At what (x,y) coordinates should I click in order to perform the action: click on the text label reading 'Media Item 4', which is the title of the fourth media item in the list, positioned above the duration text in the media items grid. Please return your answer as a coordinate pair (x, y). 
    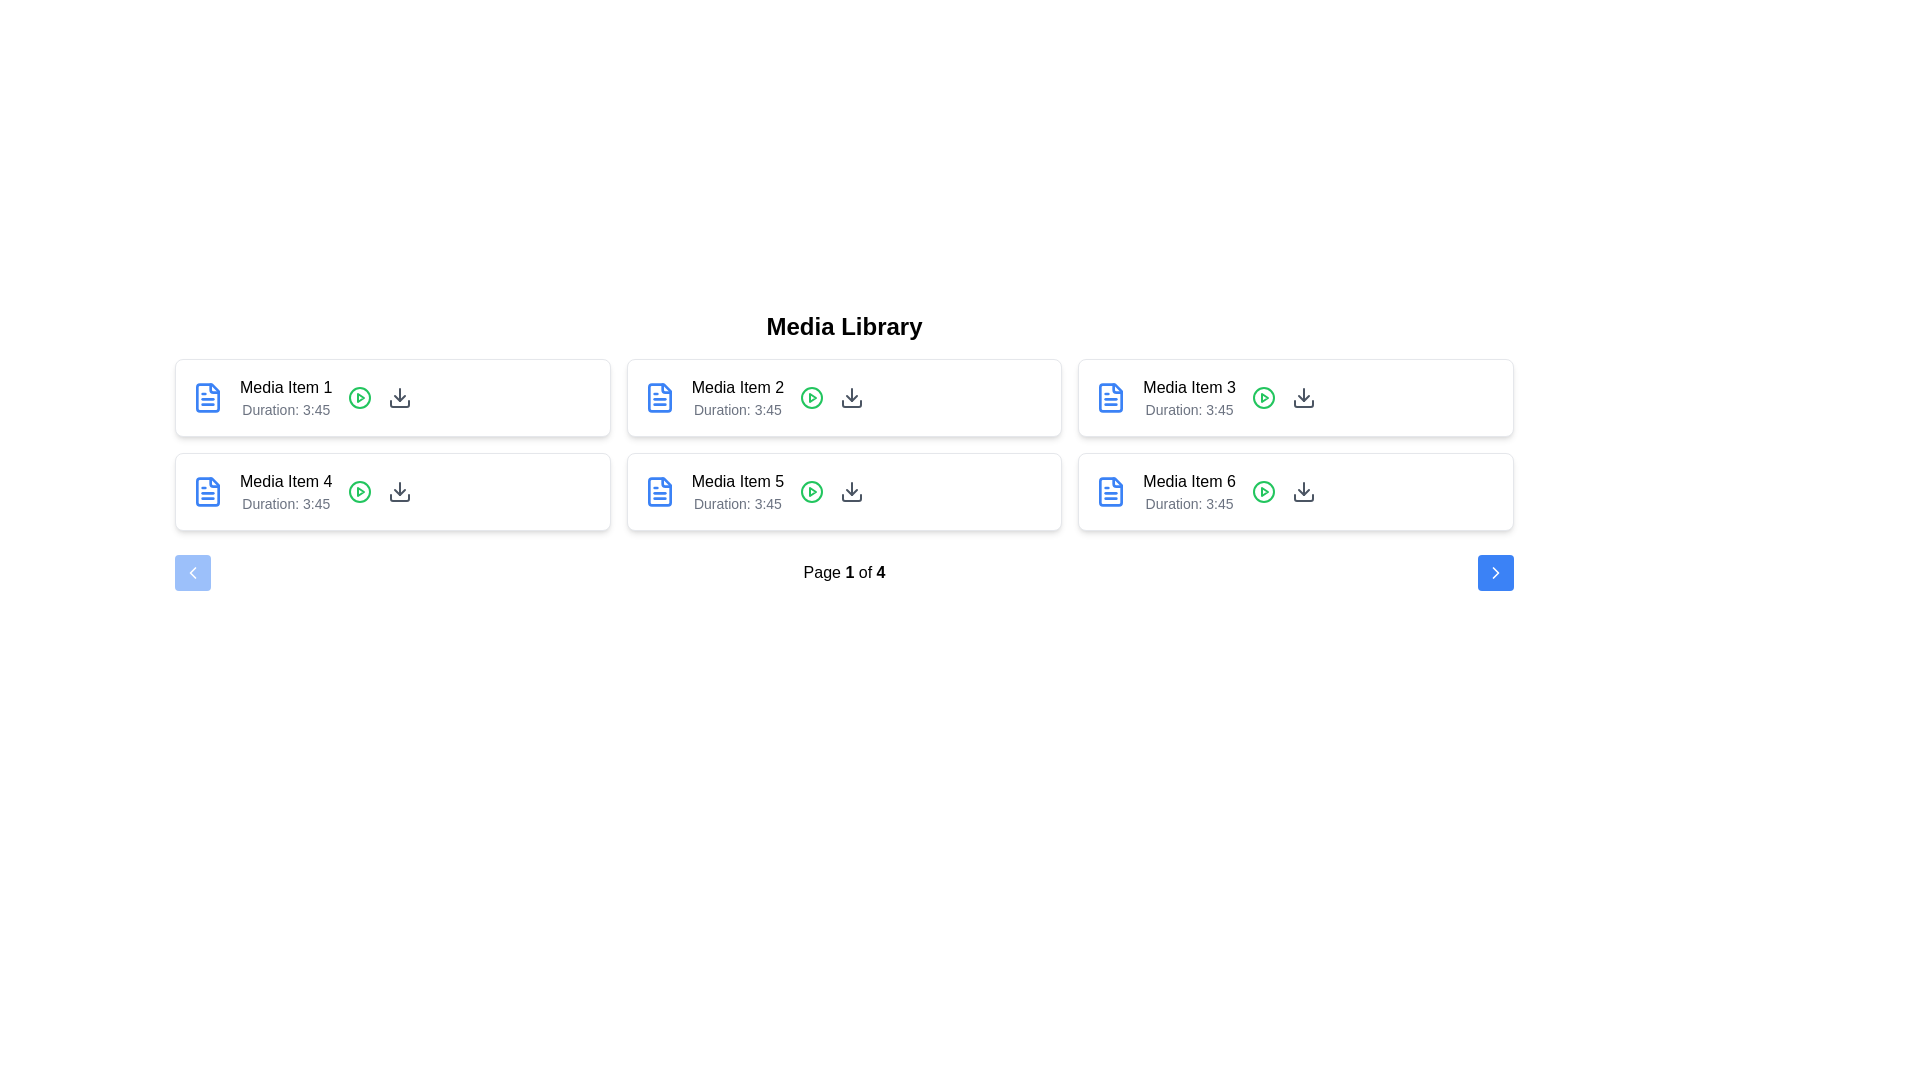
    Looking at the image, I should click on (285, 482).